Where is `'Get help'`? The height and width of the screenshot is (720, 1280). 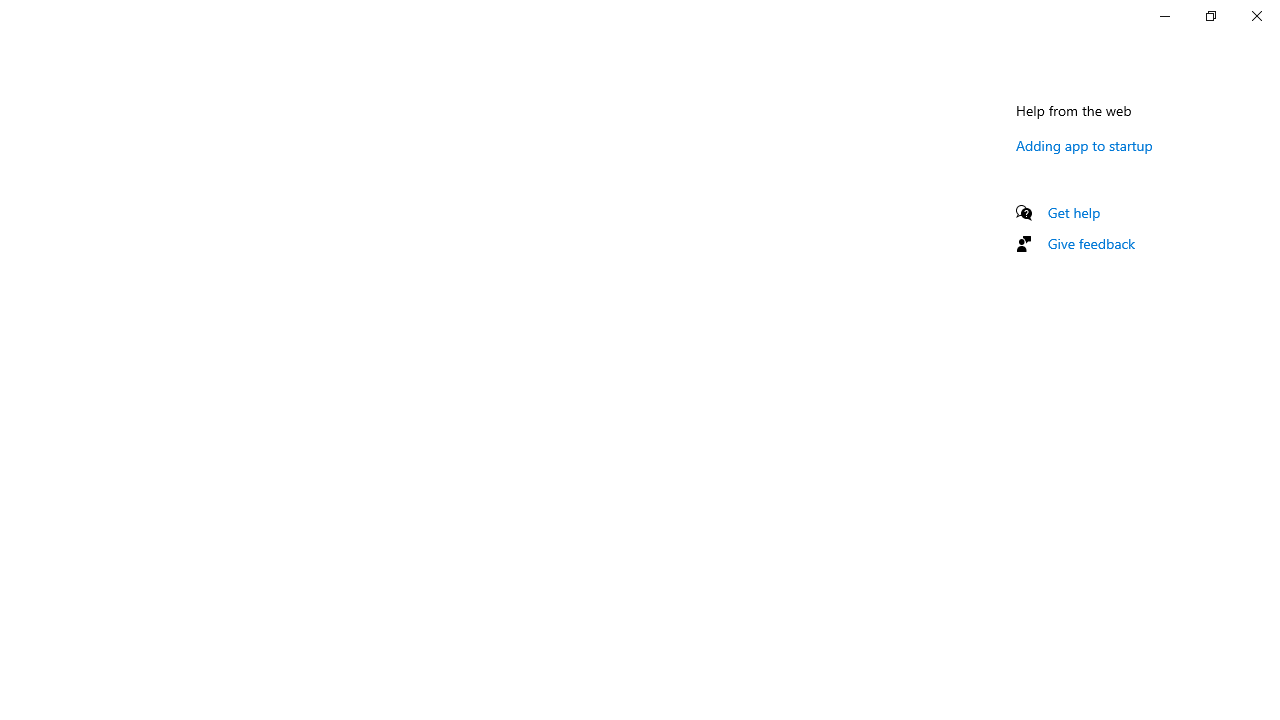
'Get help' is located at coordinates (1073, 212).